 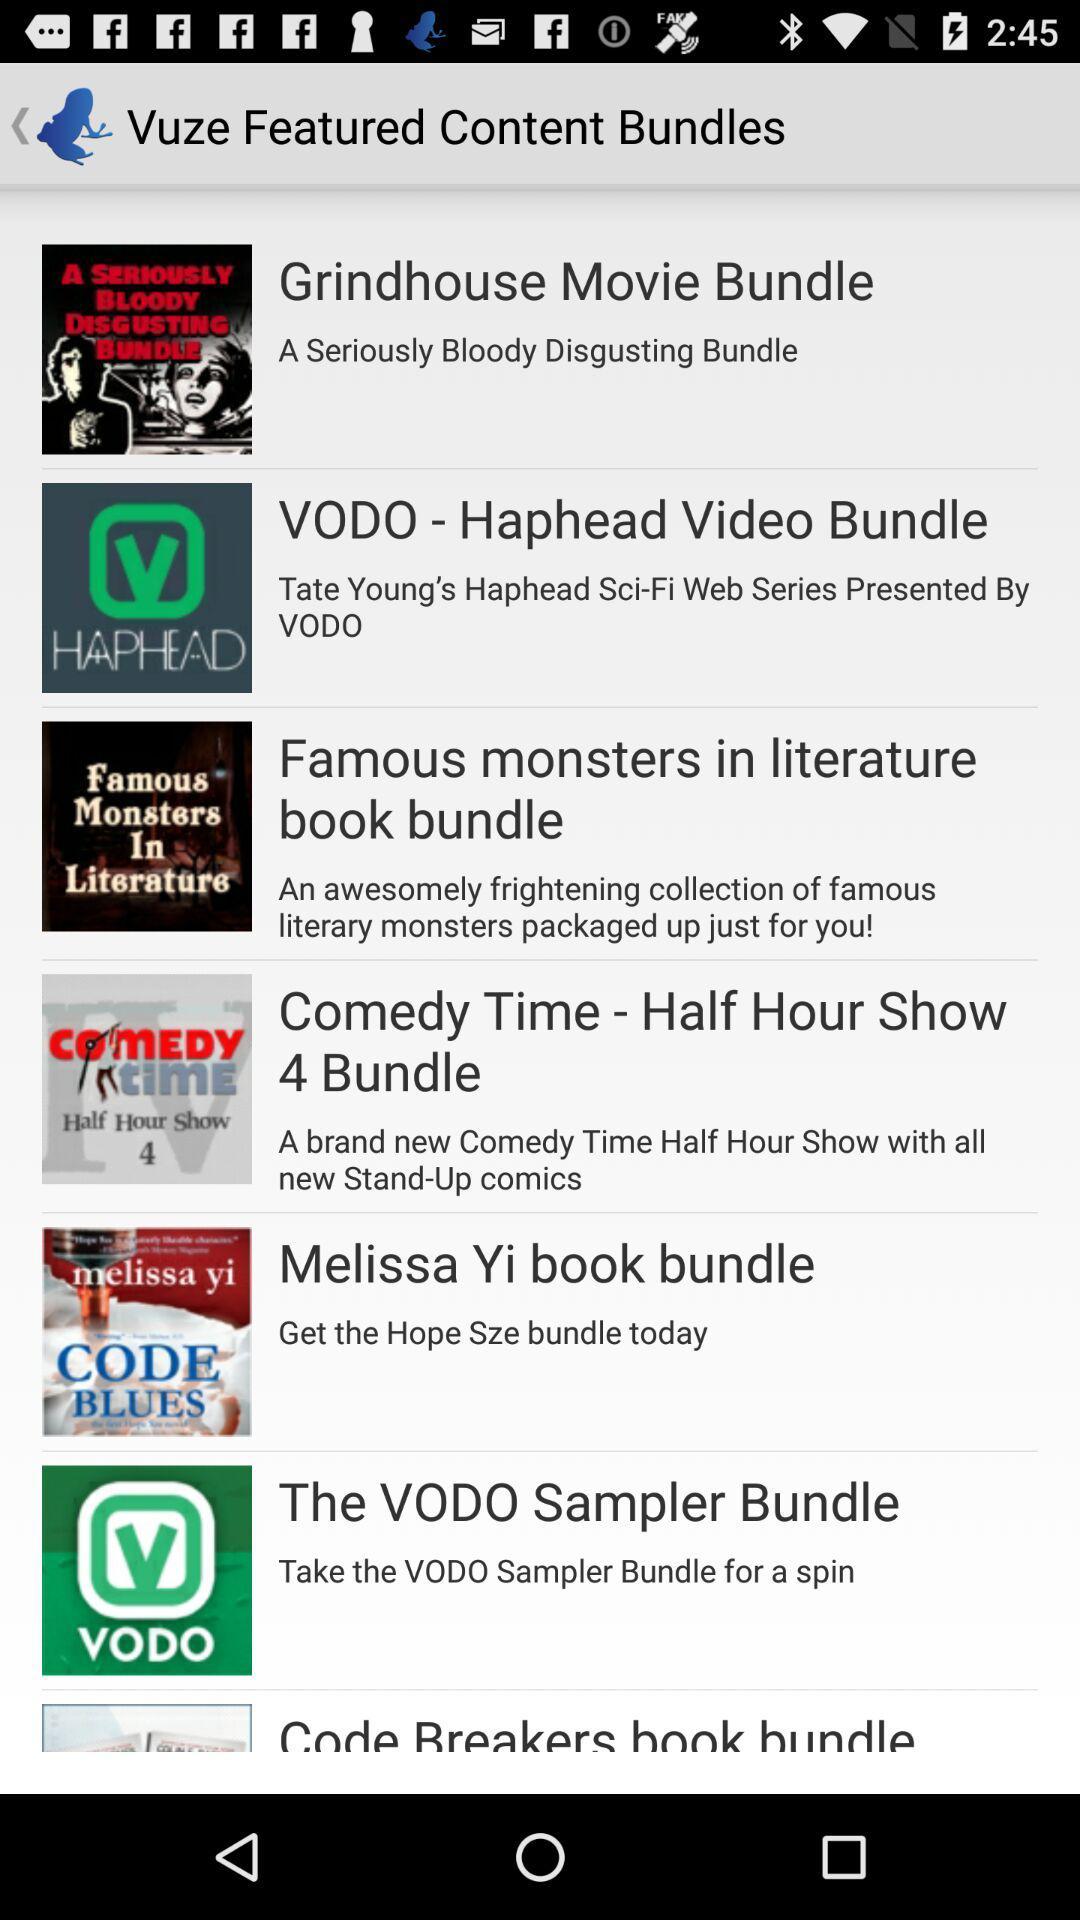 I want to click on the tate young s icon, so click(x=658, y=598).